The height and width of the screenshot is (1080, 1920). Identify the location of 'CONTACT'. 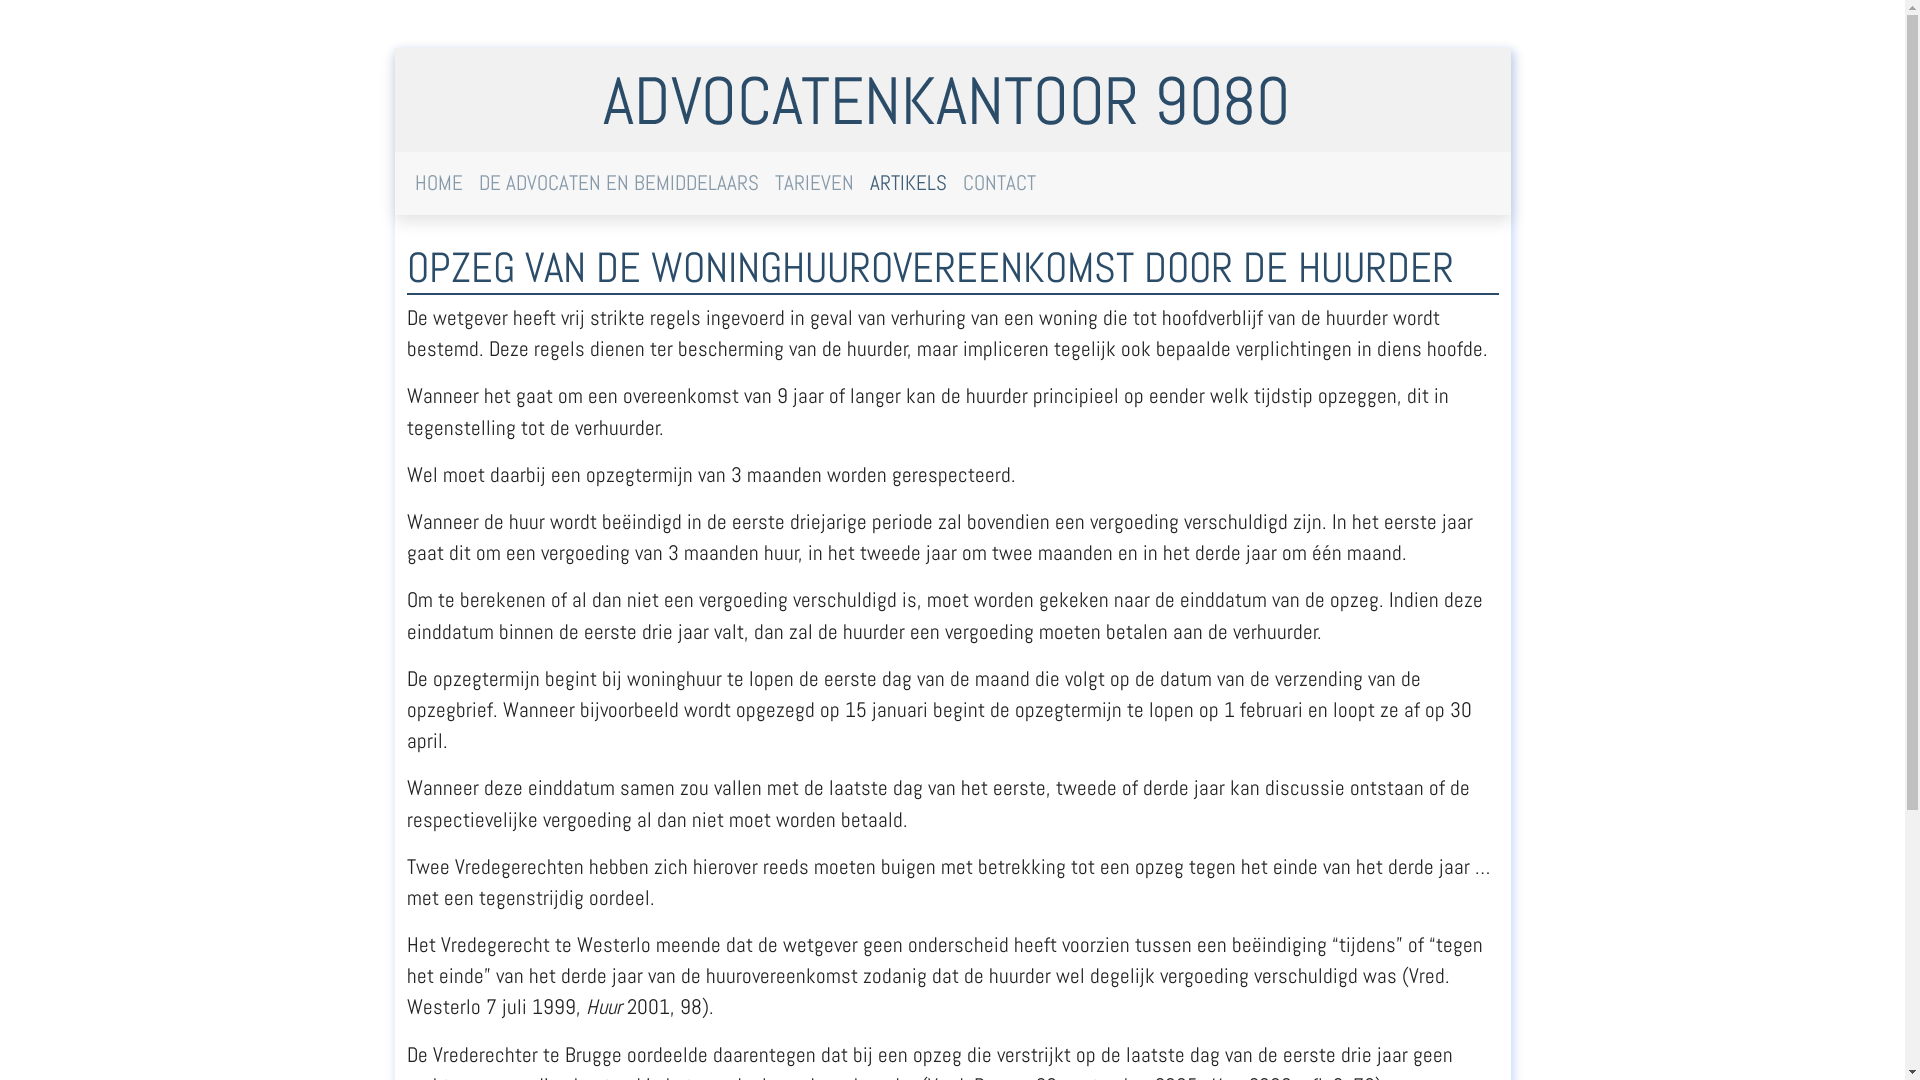
(998, 183).